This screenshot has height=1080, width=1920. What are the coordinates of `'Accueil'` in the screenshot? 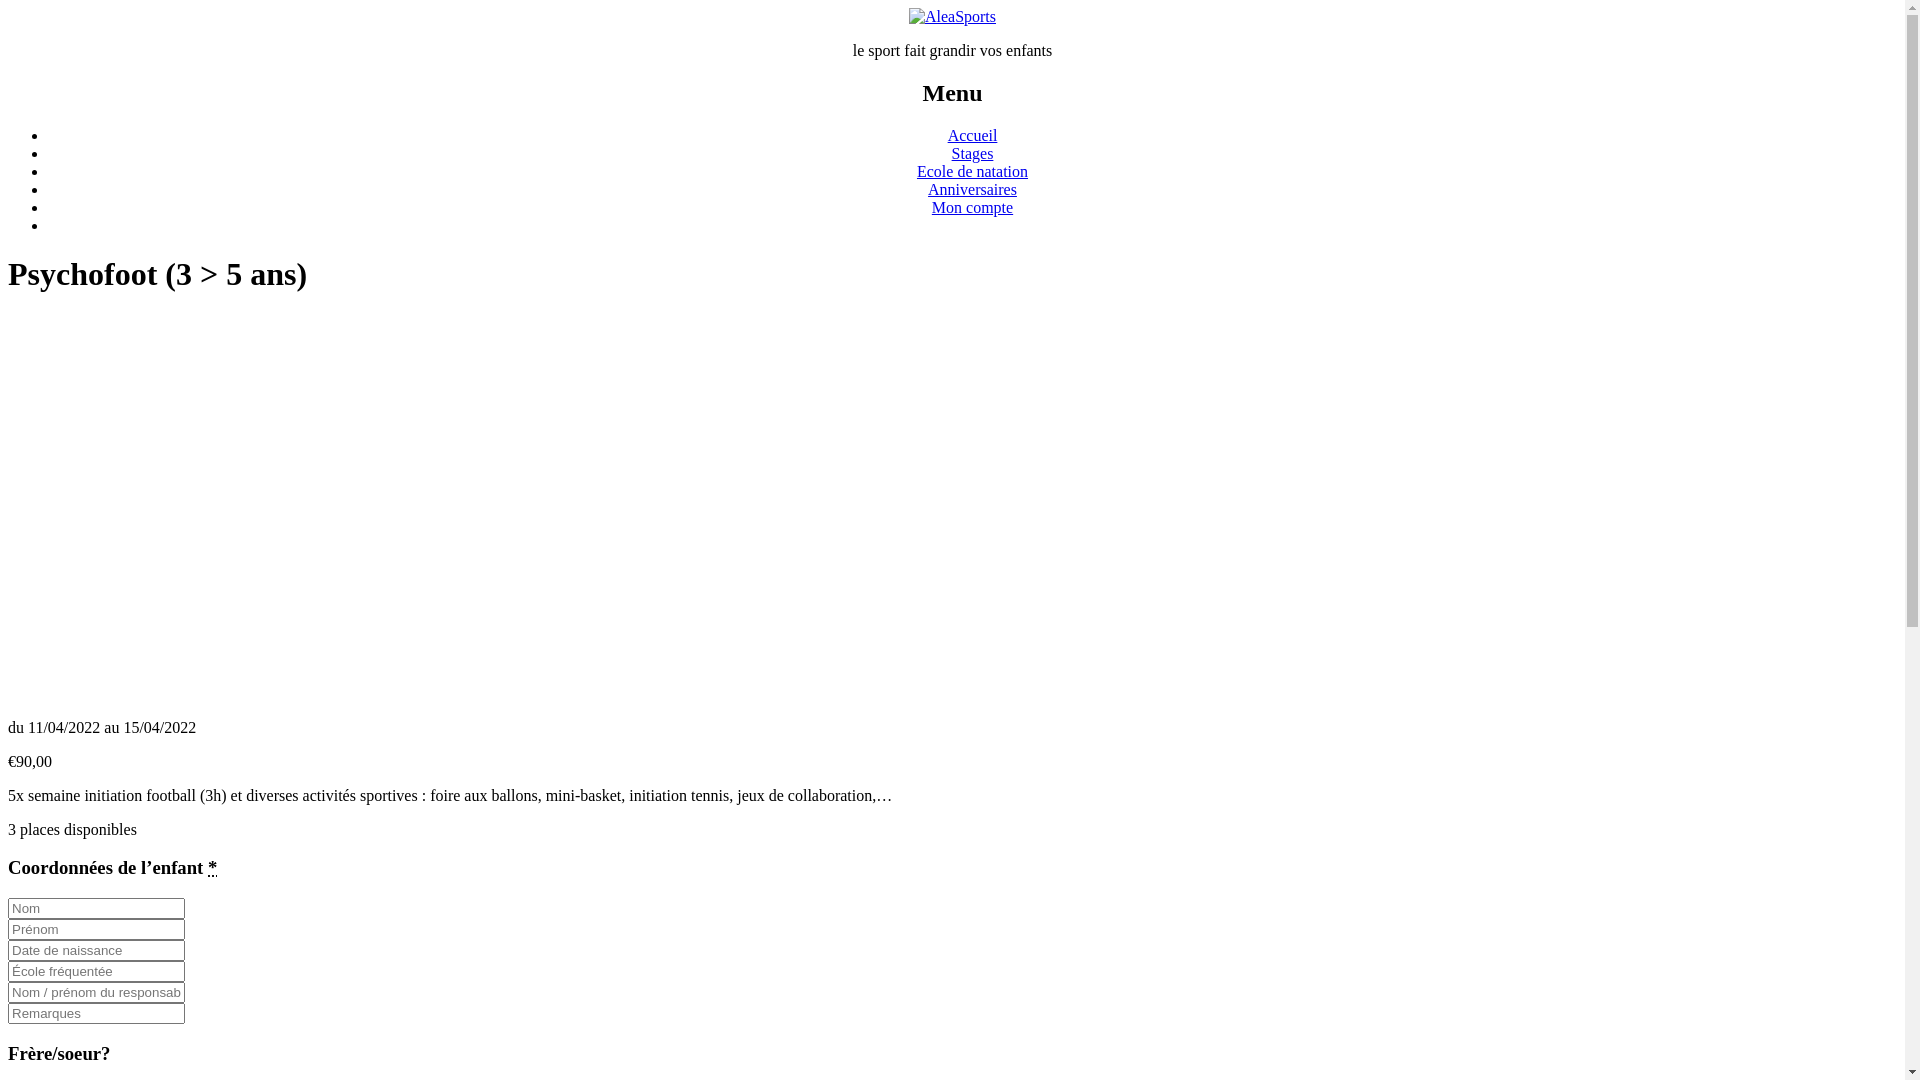 It's located at (973, 135).